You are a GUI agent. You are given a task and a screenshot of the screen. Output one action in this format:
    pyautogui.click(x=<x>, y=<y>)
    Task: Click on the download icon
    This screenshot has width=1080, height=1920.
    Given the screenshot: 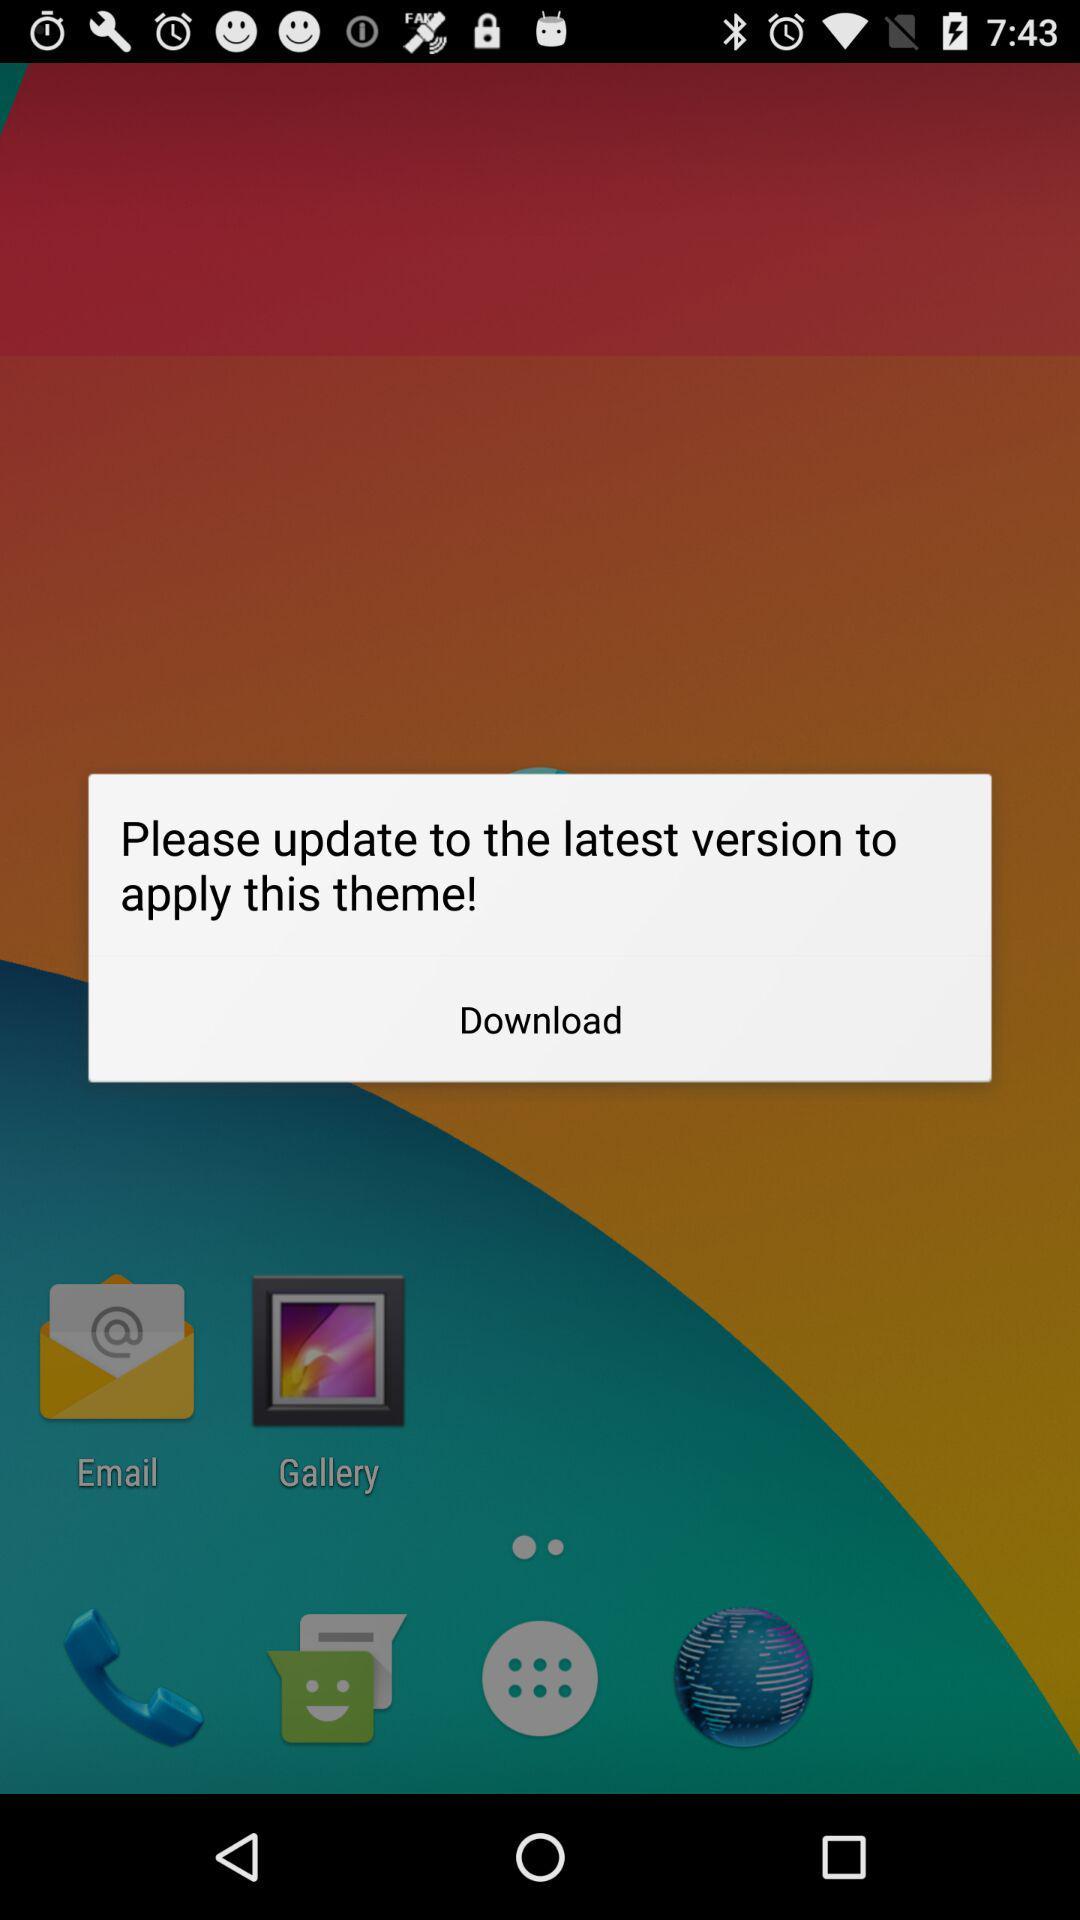 What is the action you would take?
    pyautogui.click(x=540, y=1019)
    